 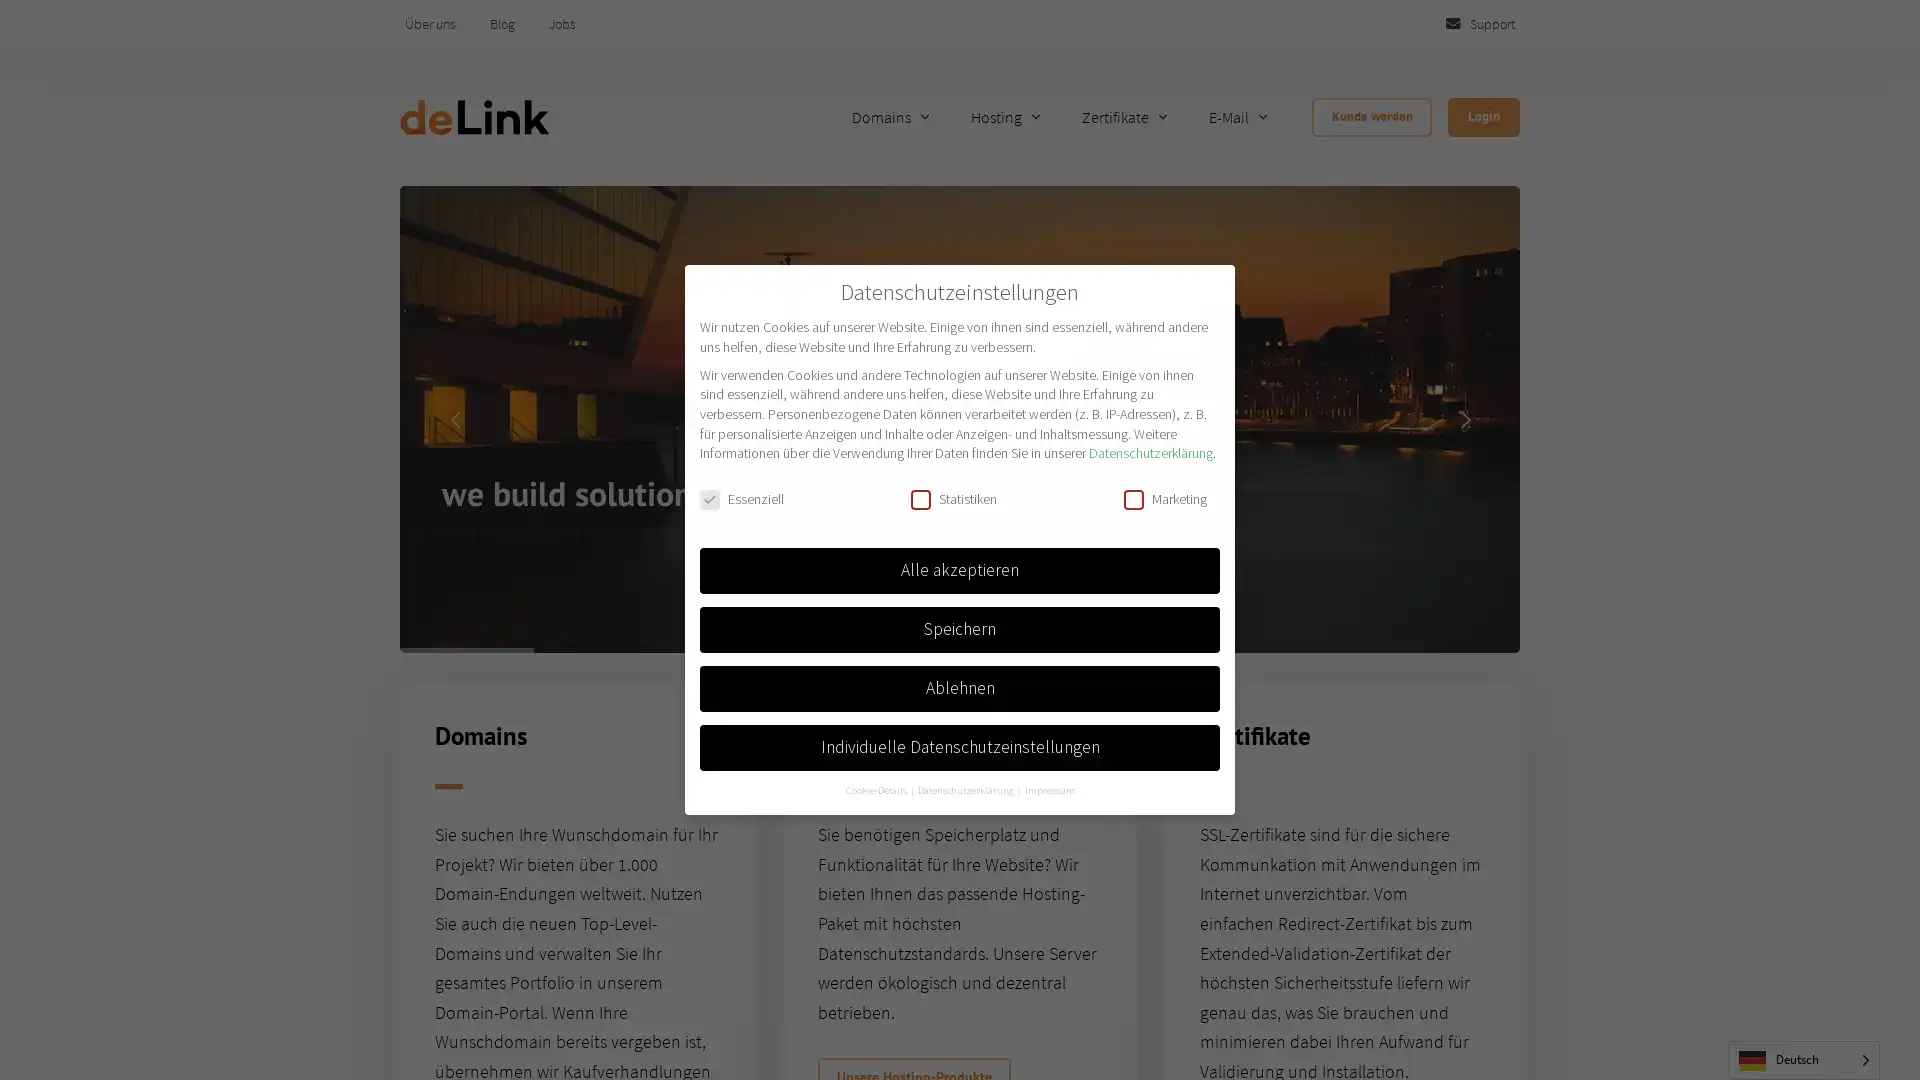 I want to click on Datenschutzerklarung, so click(x=965, y=788).